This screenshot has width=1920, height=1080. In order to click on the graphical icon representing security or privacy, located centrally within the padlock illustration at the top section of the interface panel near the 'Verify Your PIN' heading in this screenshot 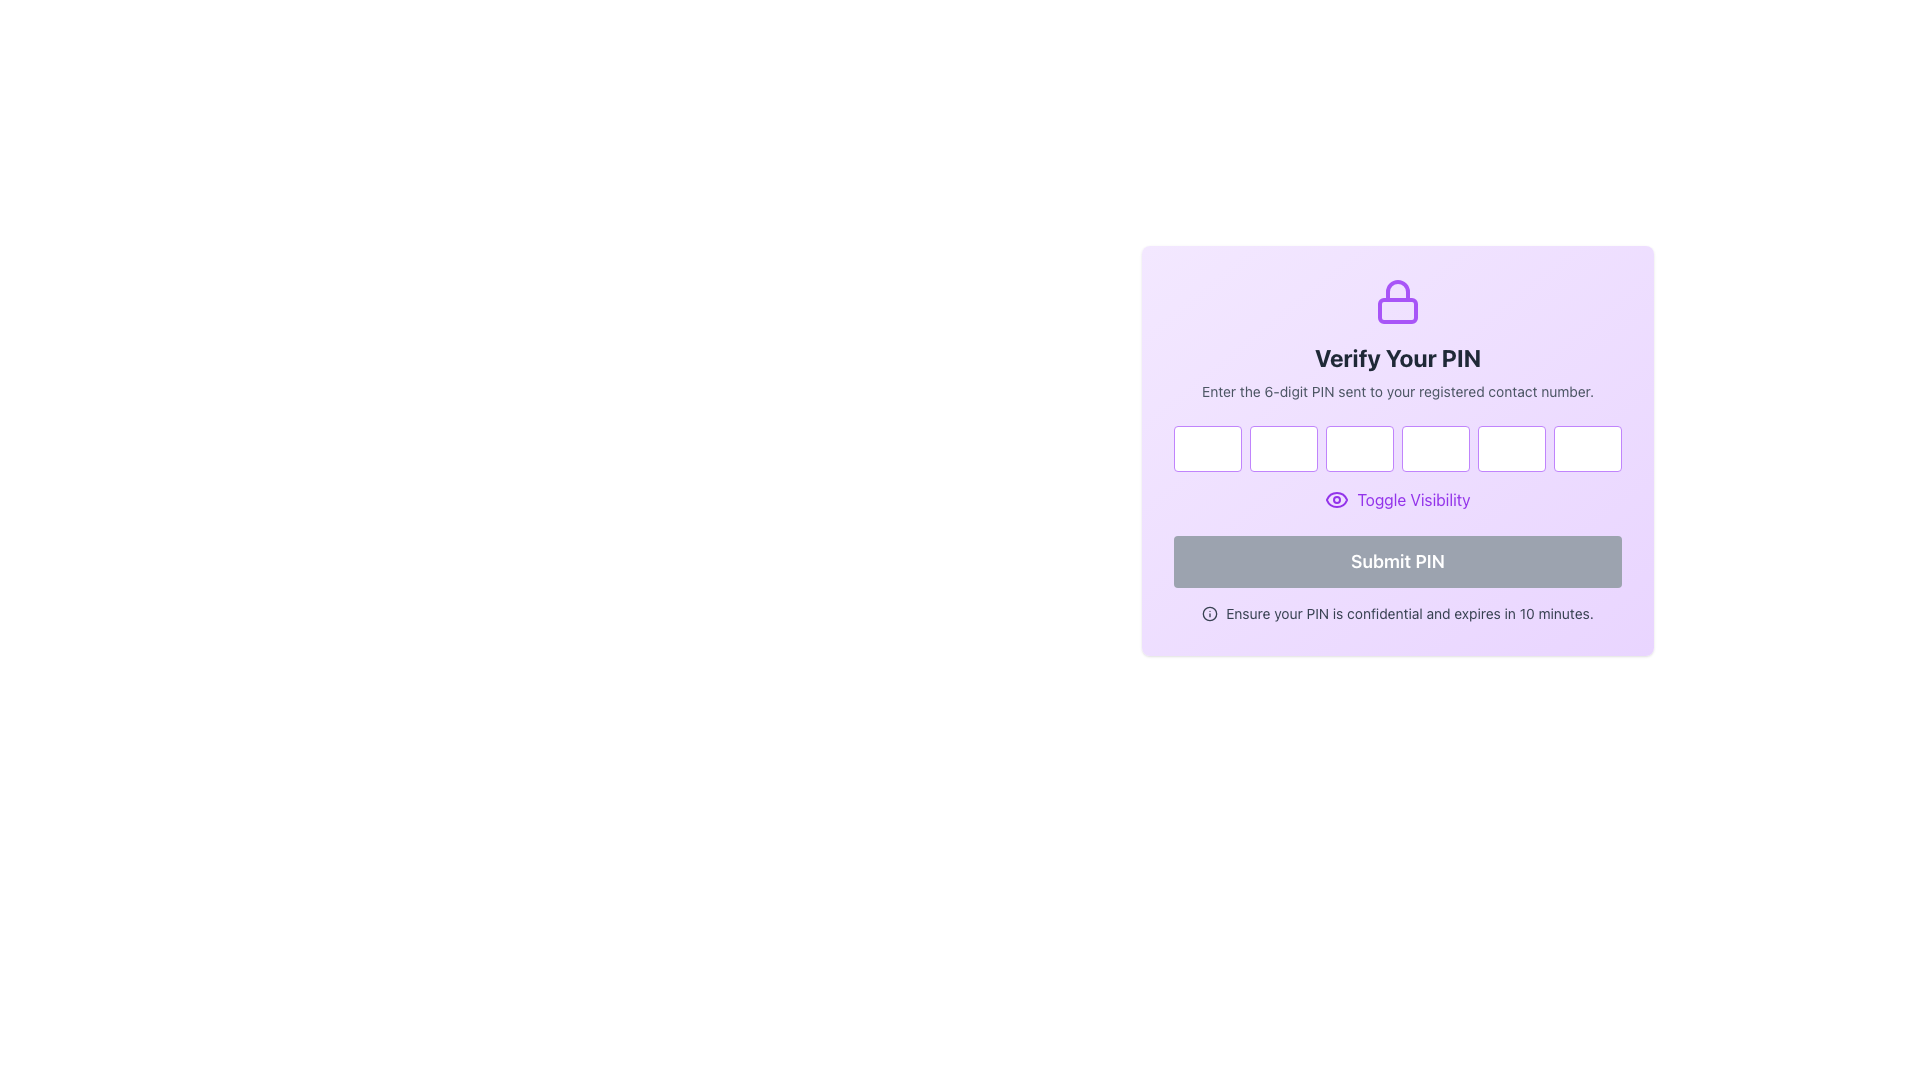, I will do `click(1396, 290)`.